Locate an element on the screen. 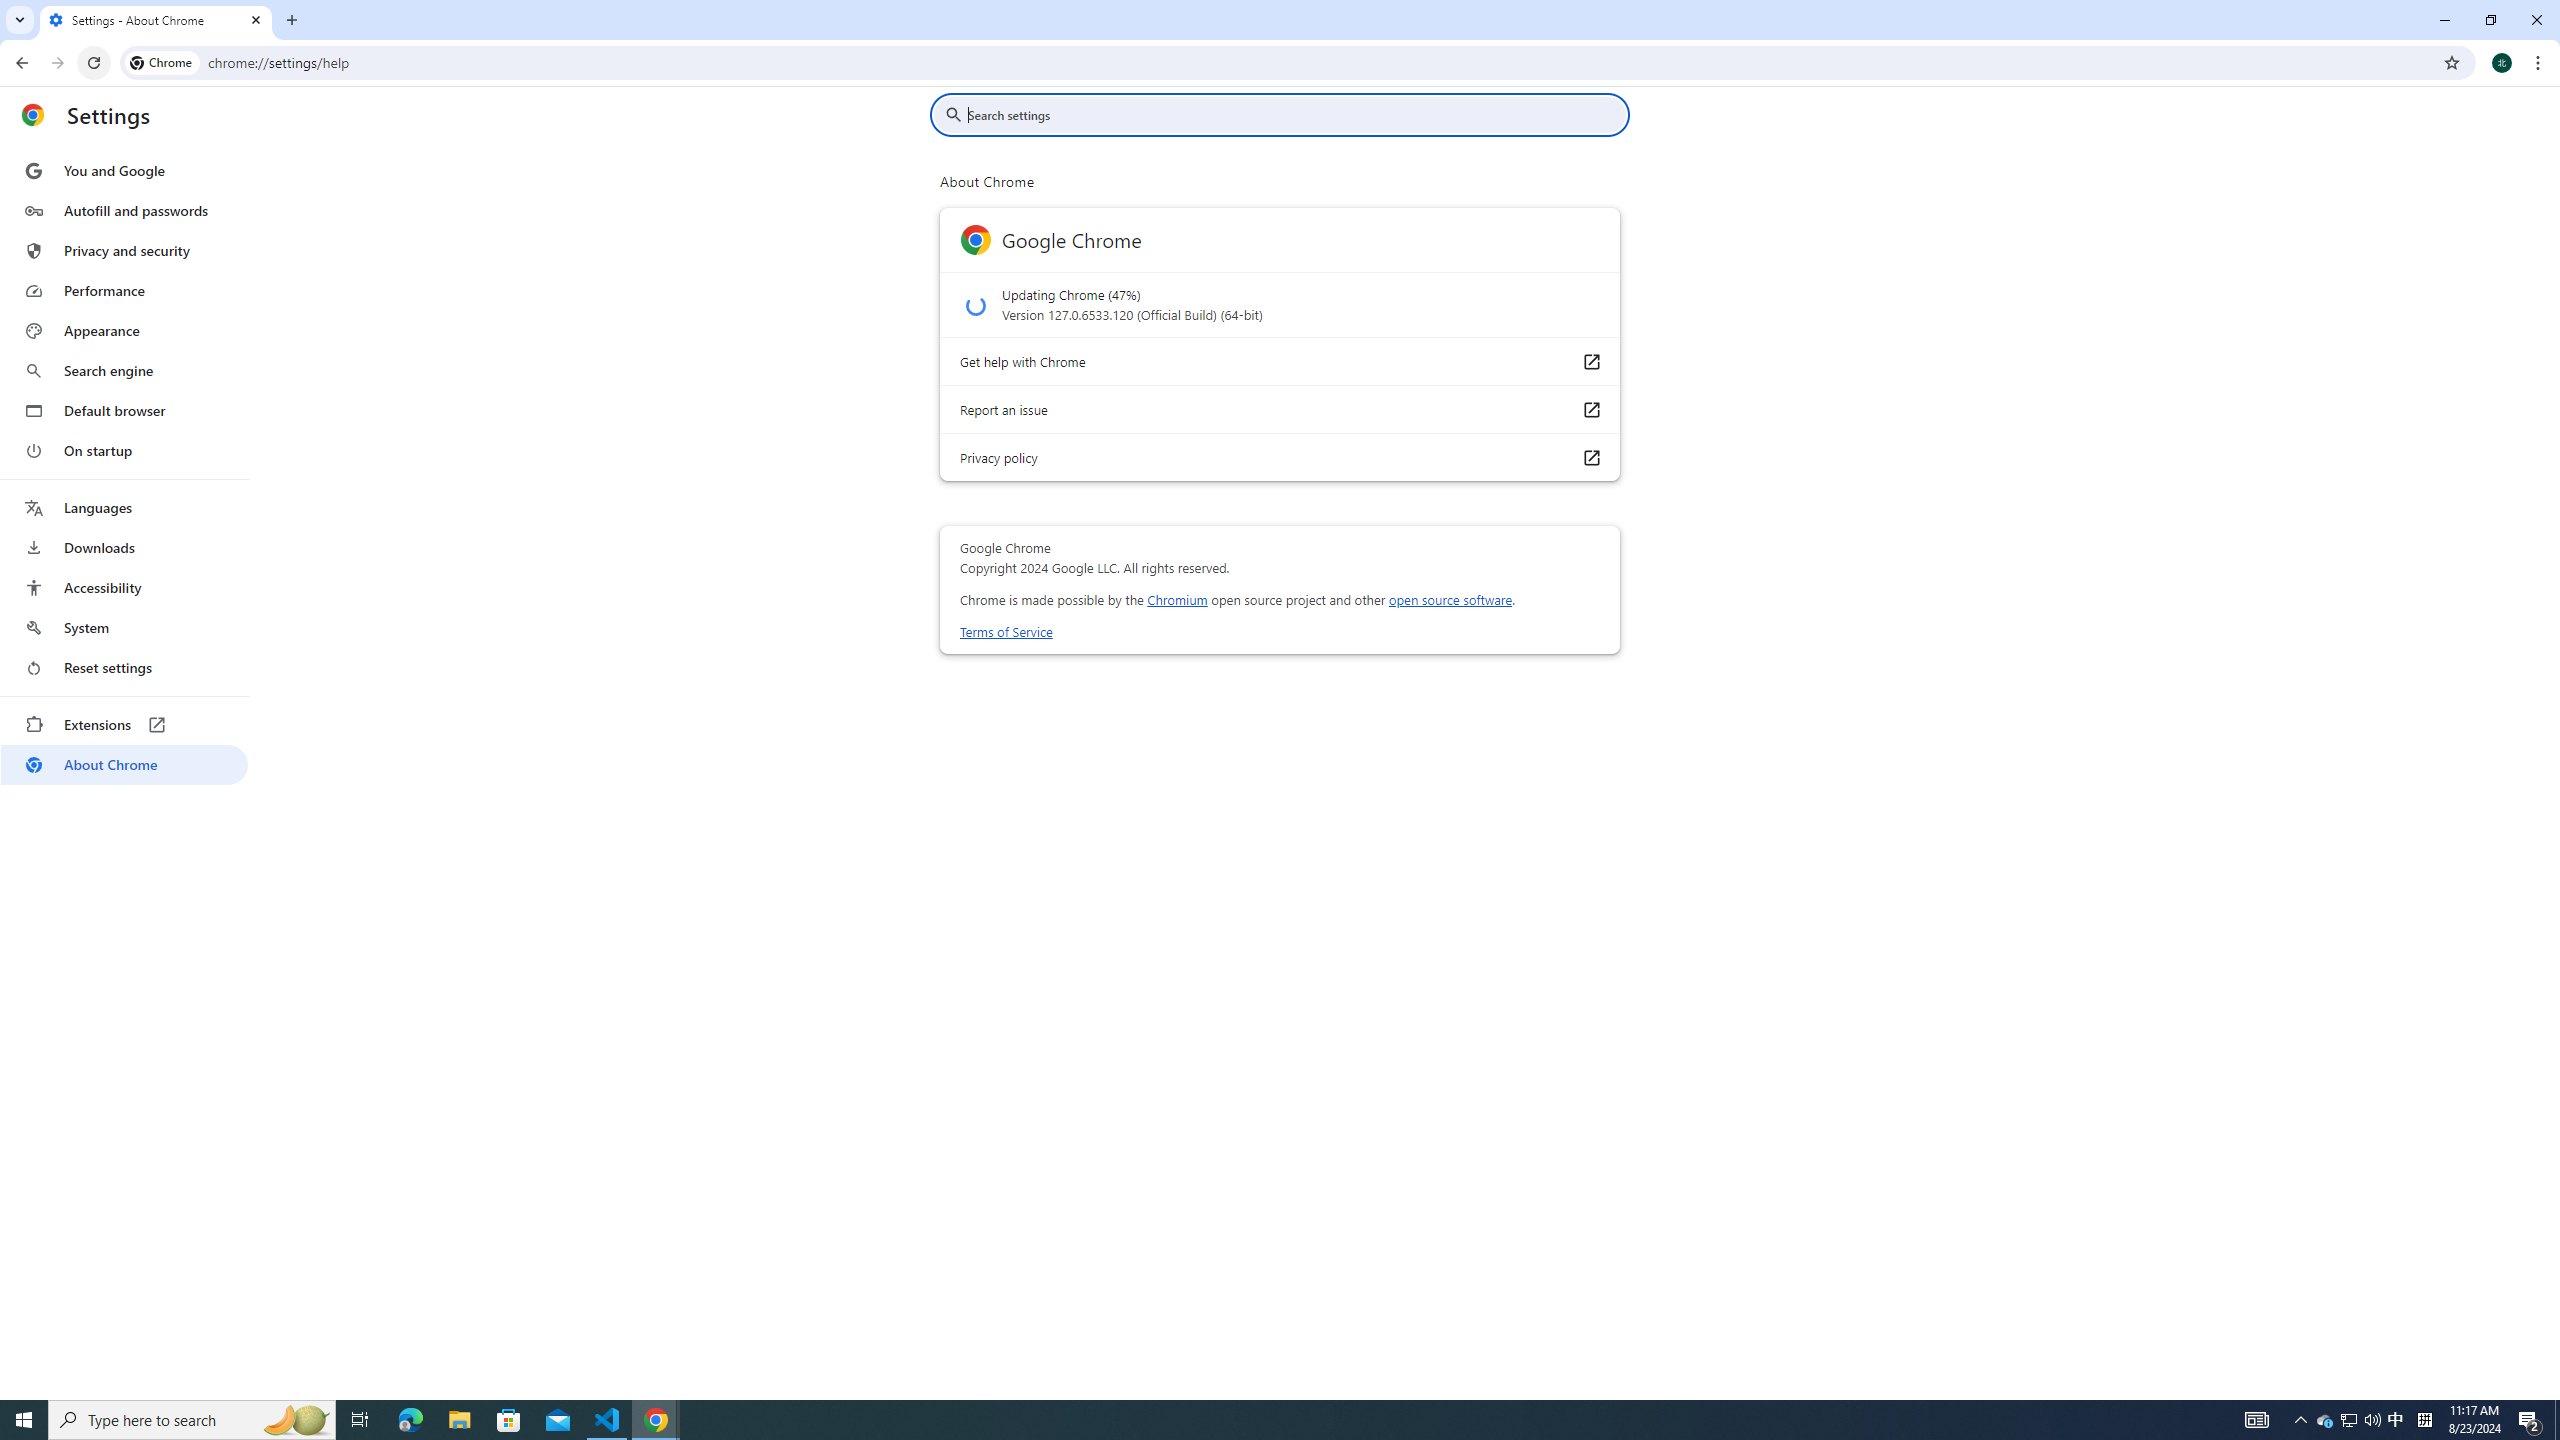  'Accessibility' is located at coordinates (123, 586).